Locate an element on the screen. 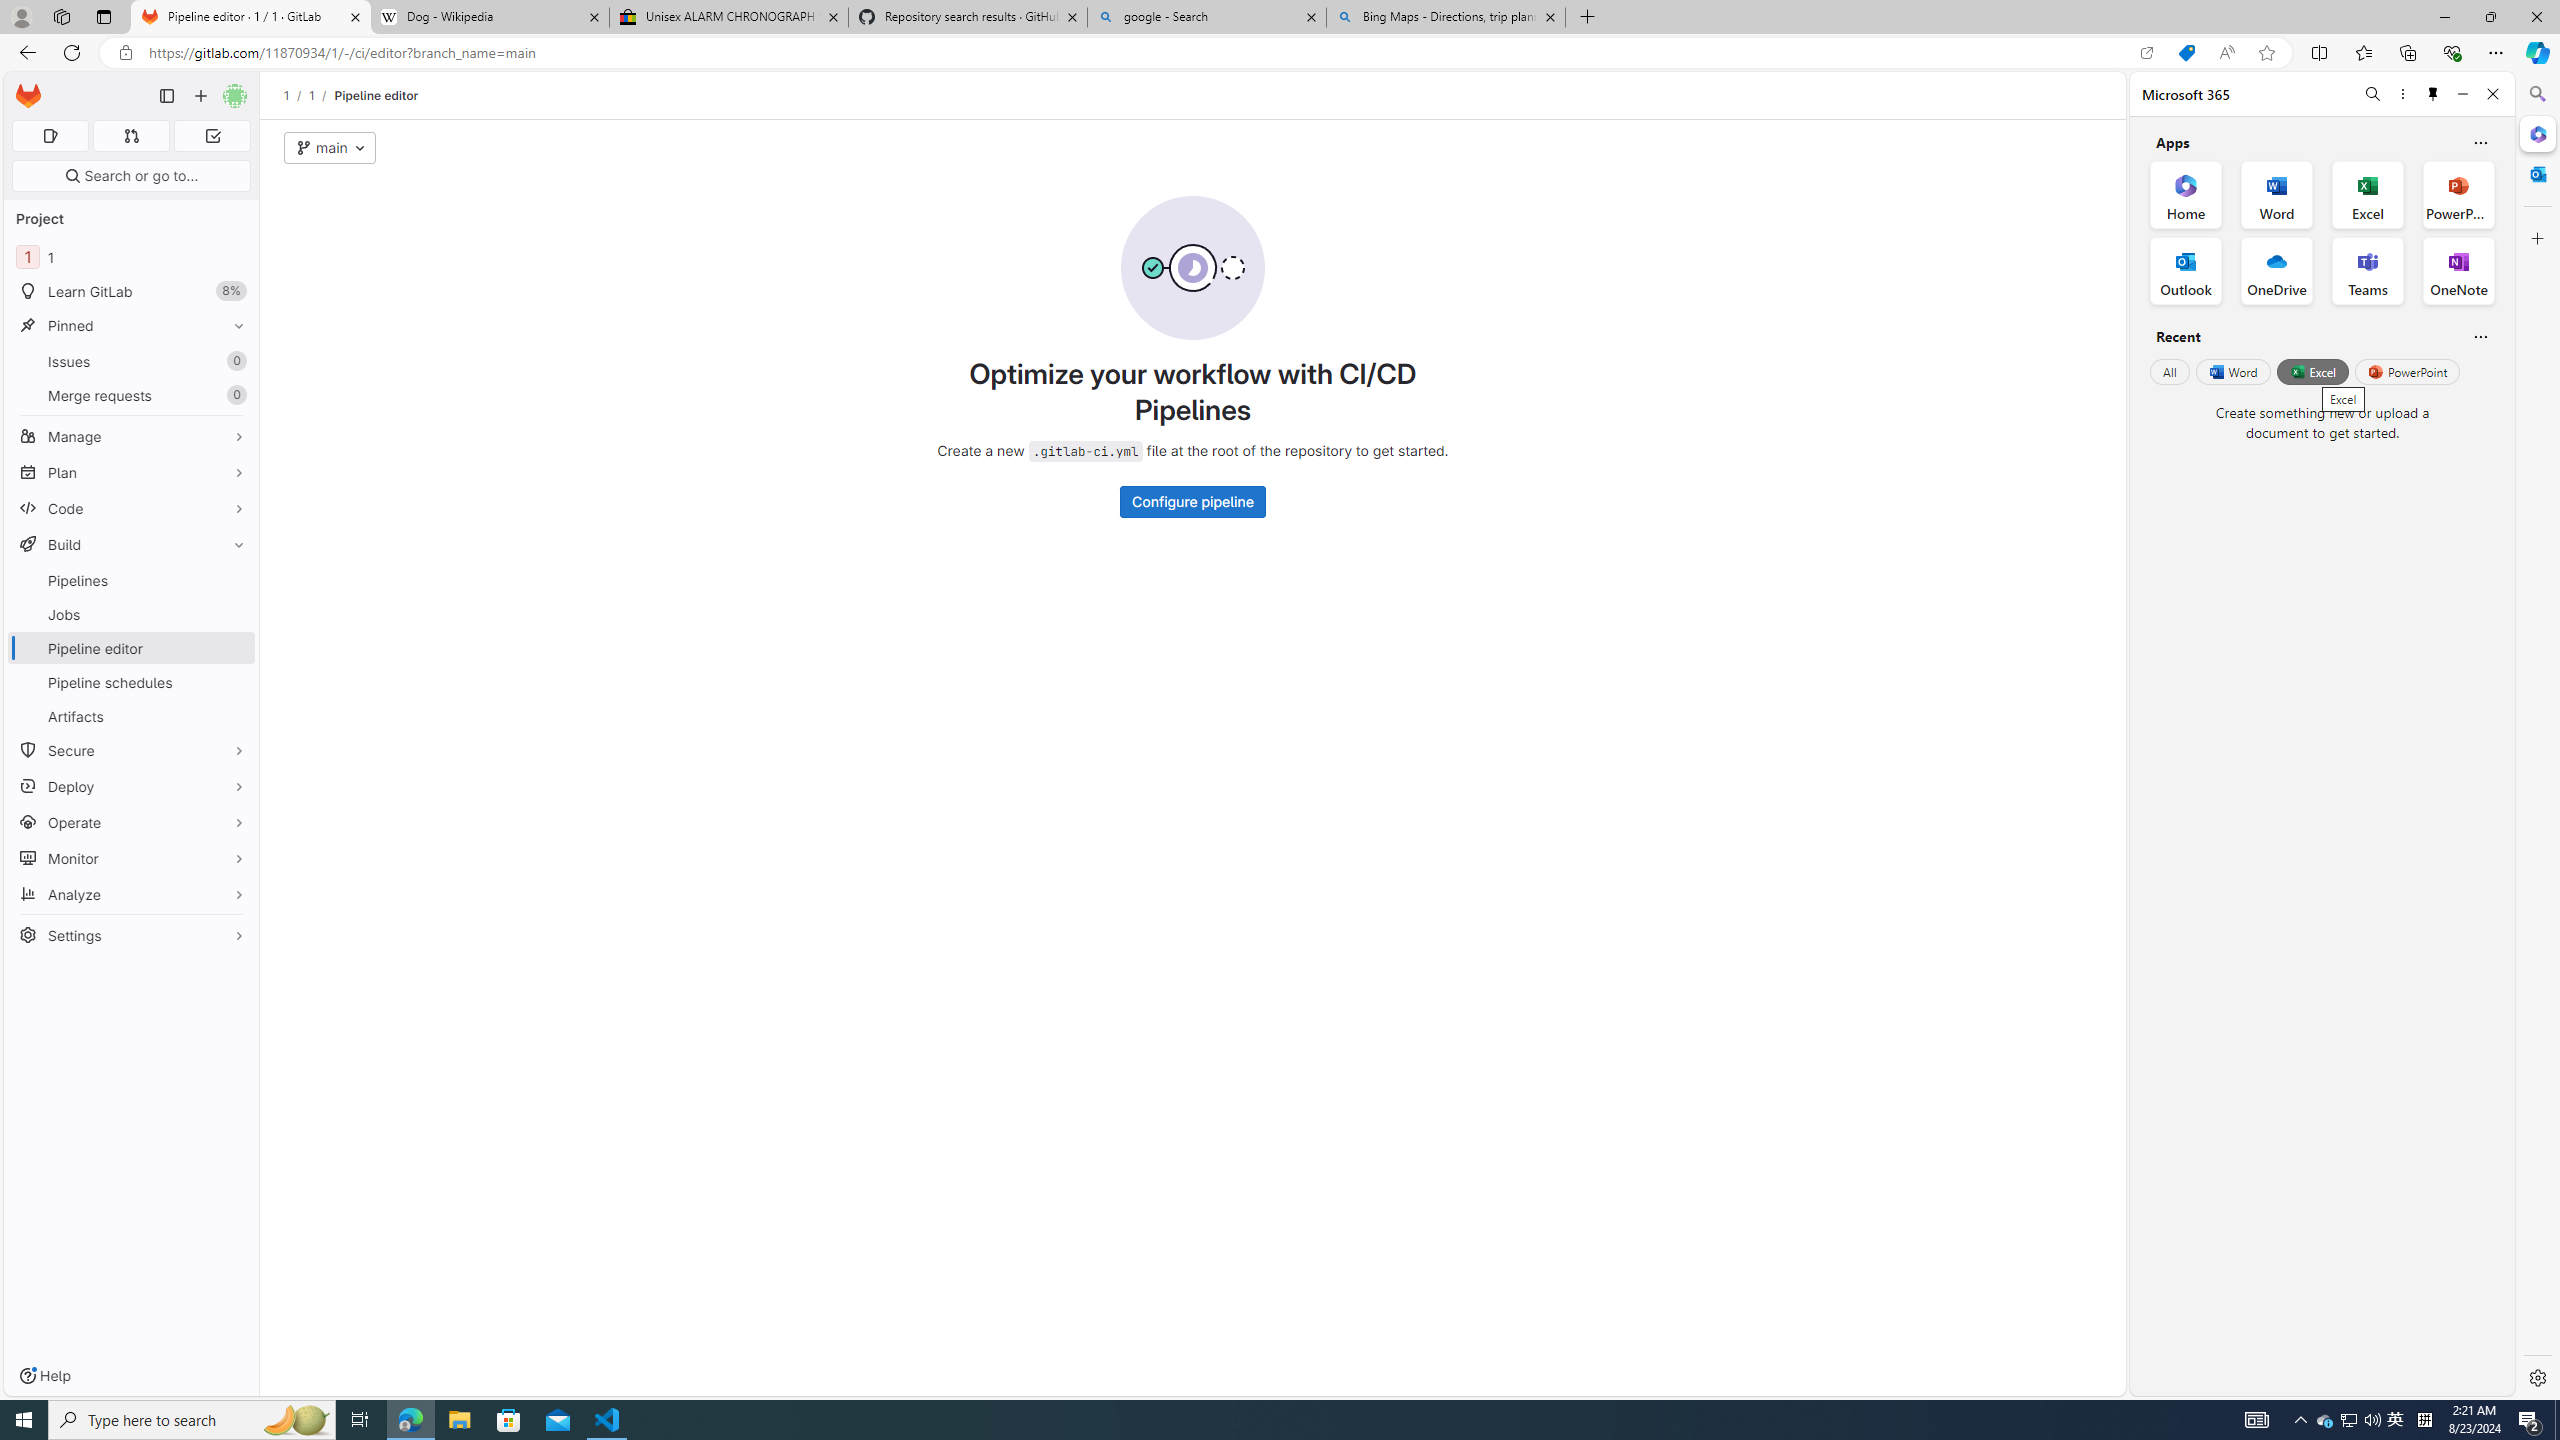 The height and width of the screenshot is (1440, 2560). 'Open in app' is located at coordinates (2145, 53).